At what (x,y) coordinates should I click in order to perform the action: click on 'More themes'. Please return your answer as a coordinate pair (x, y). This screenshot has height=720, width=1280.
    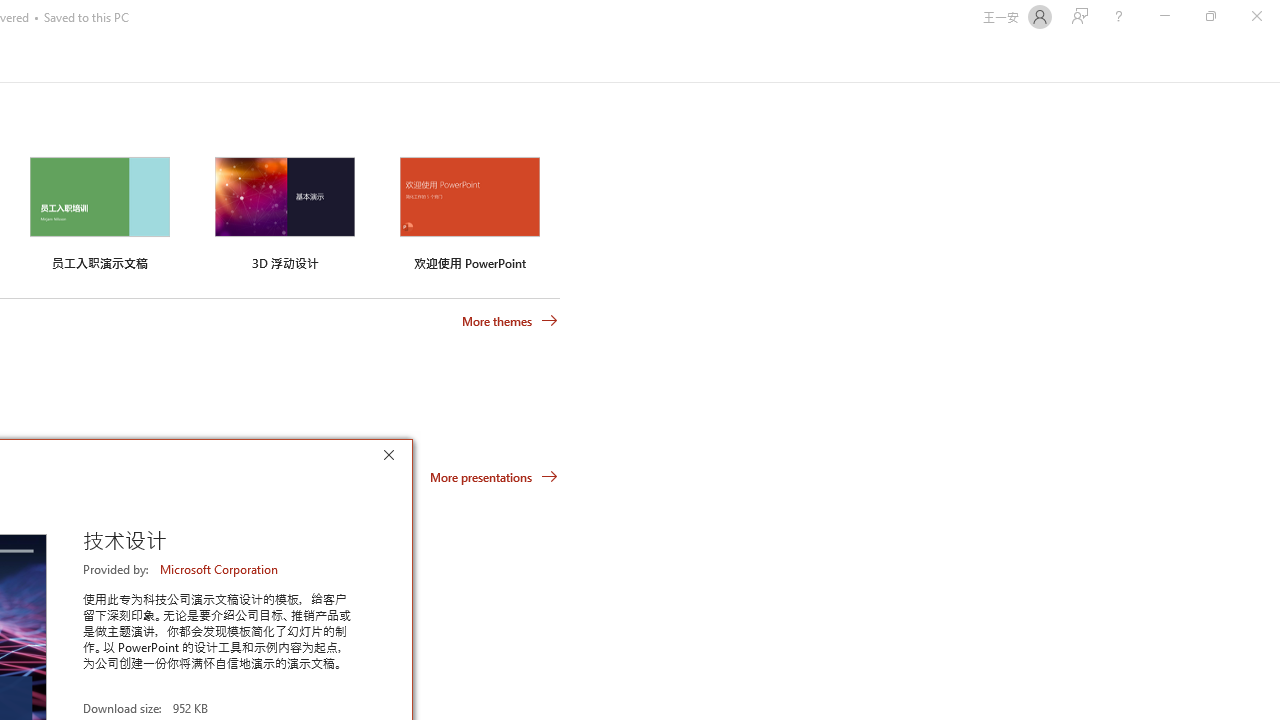
    Looking at the image, I should click on (510, 320).